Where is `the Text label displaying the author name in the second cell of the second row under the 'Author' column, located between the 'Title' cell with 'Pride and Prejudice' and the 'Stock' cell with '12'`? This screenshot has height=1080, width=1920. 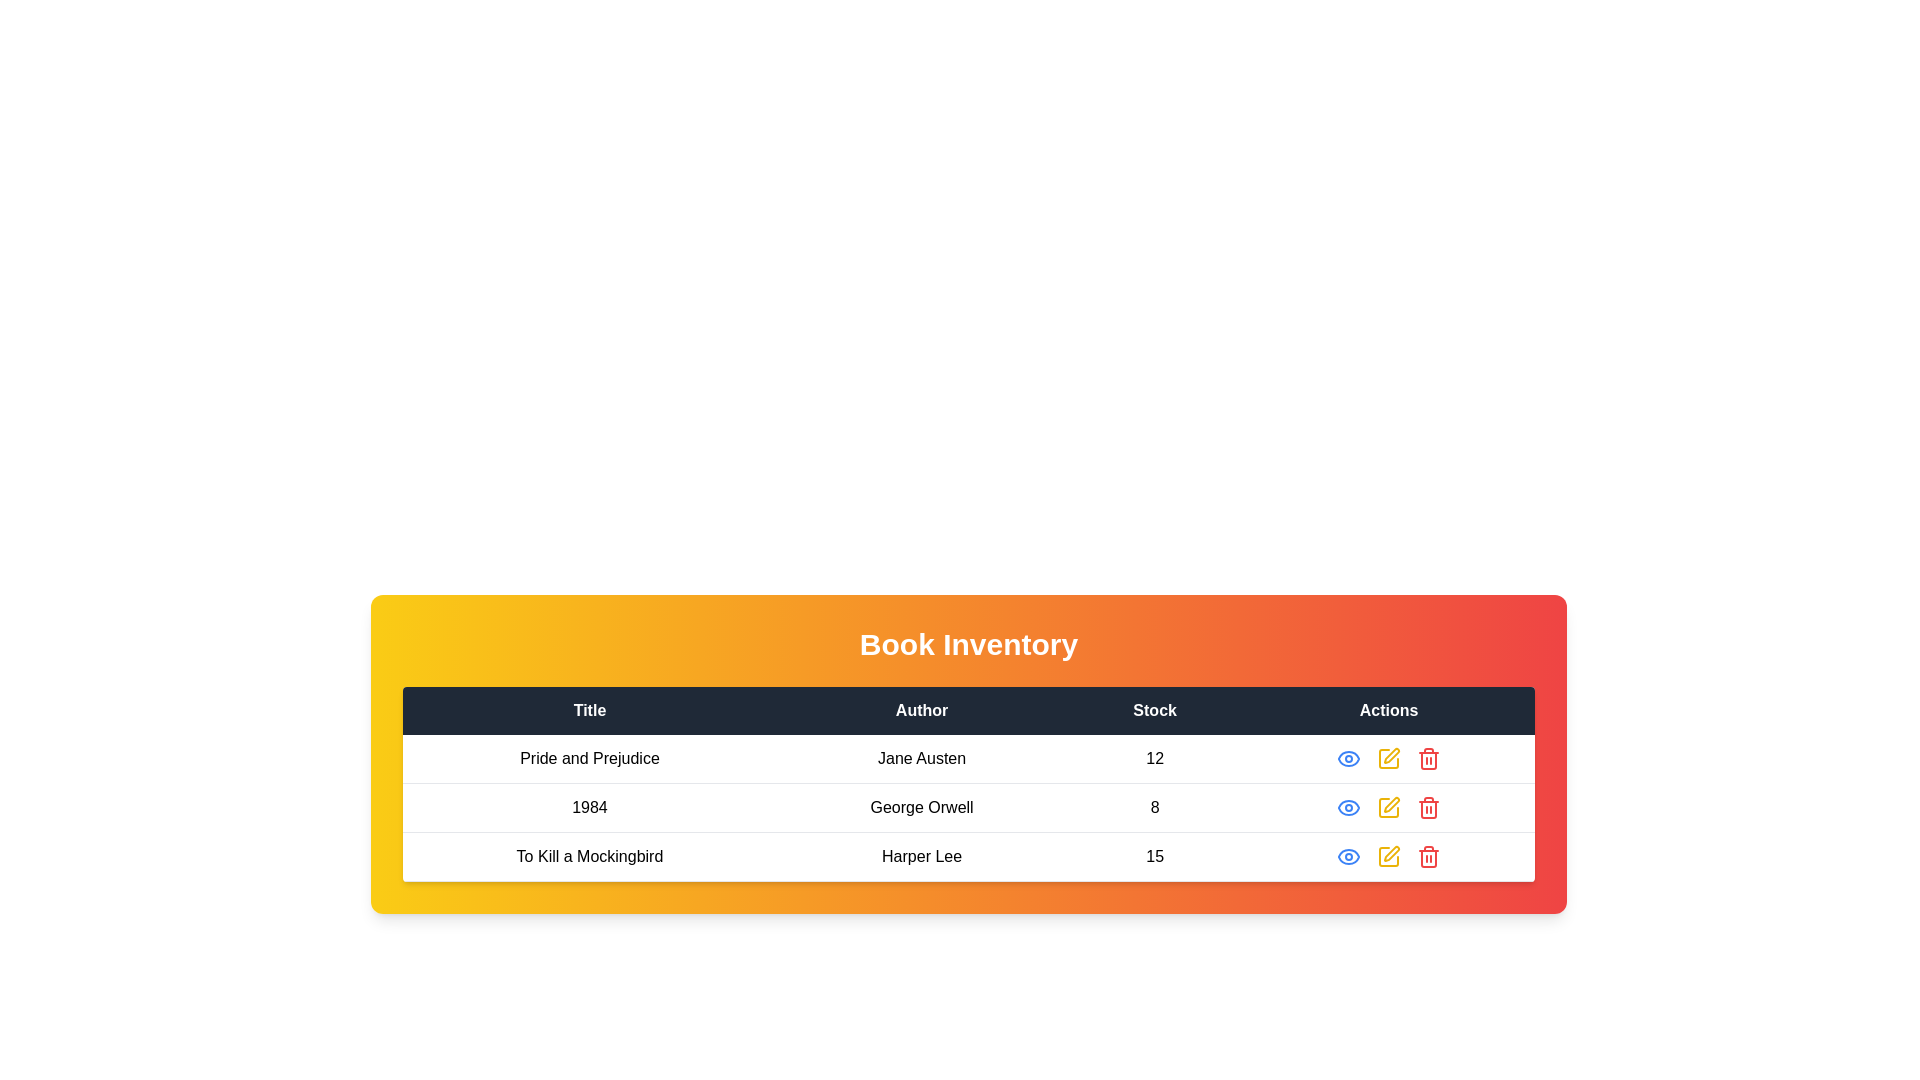 the Text label displaying the author name in the second cell of the second row under the 'Author' column, located between the 'Title' cell with 'Pride and Prejudice' and the 'Stock' cell with '12' is located at coordinates (921, 759).